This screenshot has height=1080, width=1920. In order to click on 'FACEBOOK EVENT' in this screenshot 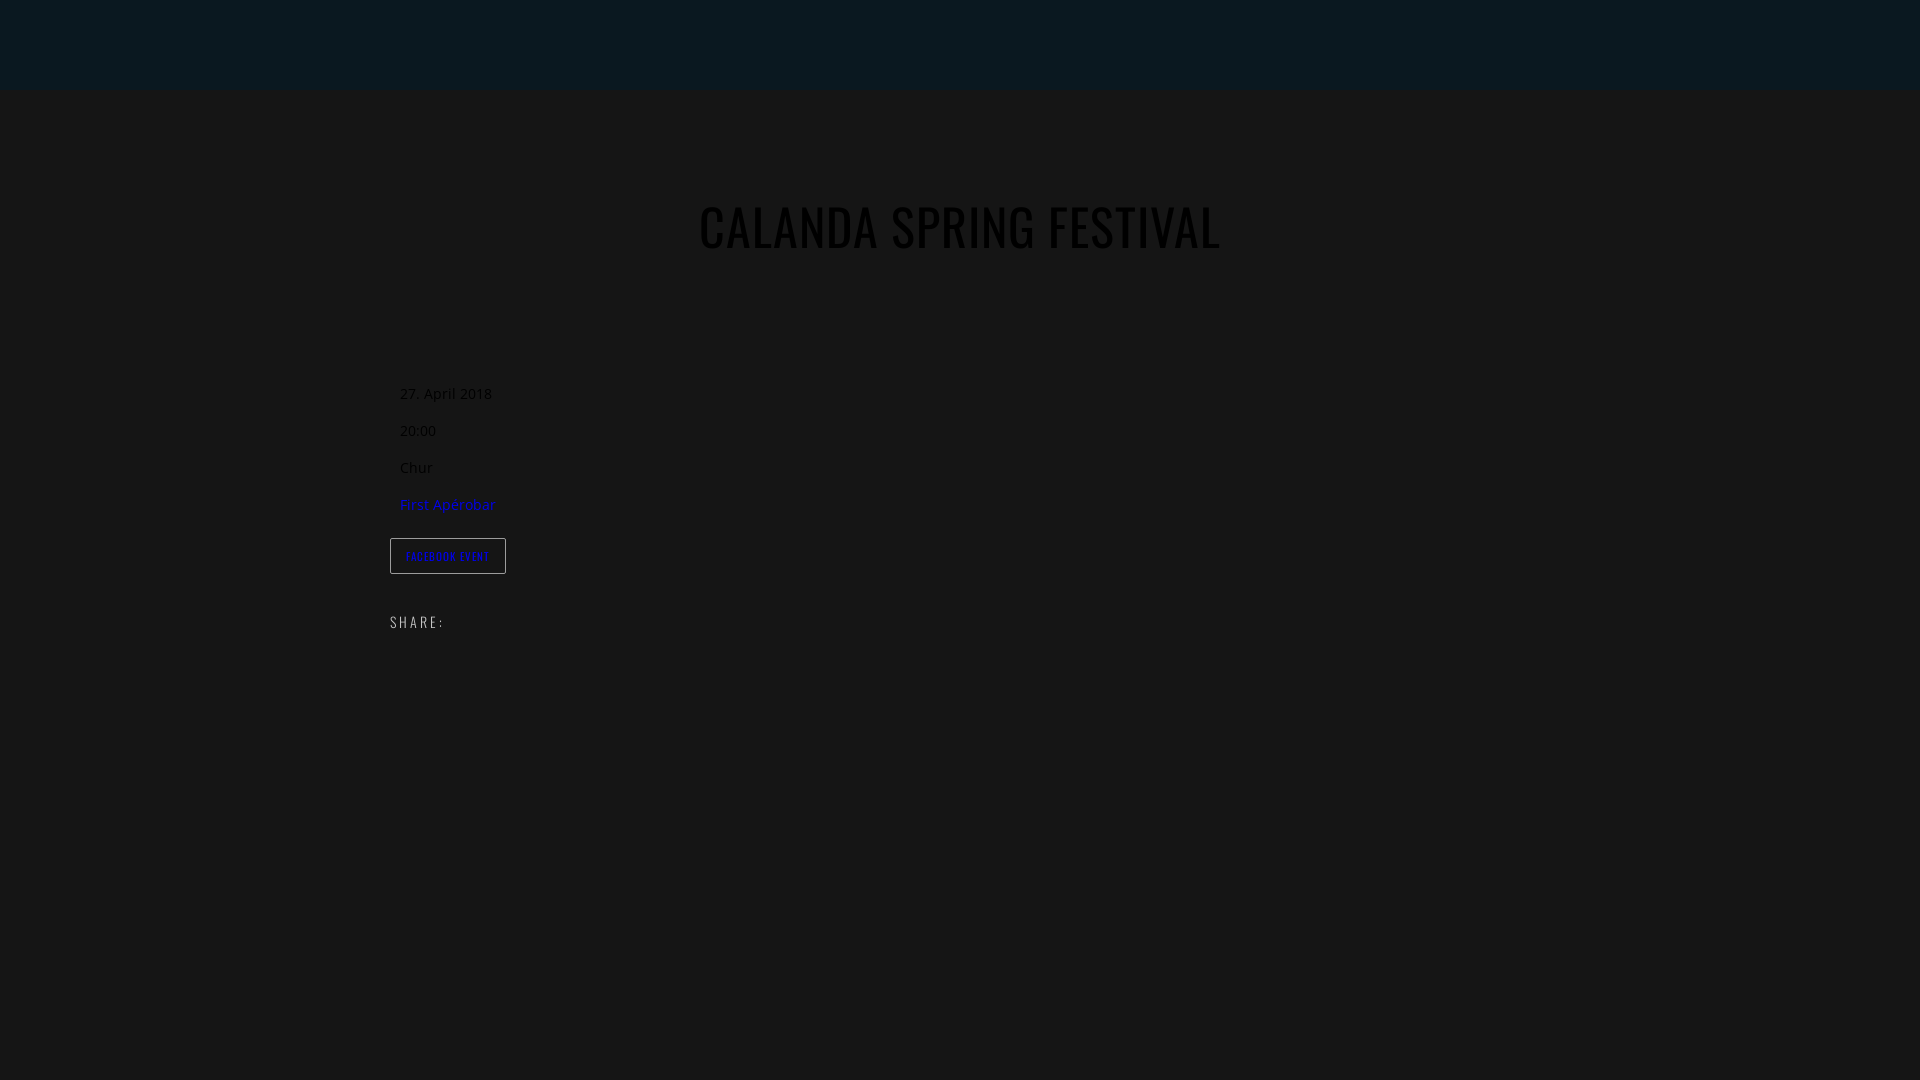, I will do `click(446, 555)`.